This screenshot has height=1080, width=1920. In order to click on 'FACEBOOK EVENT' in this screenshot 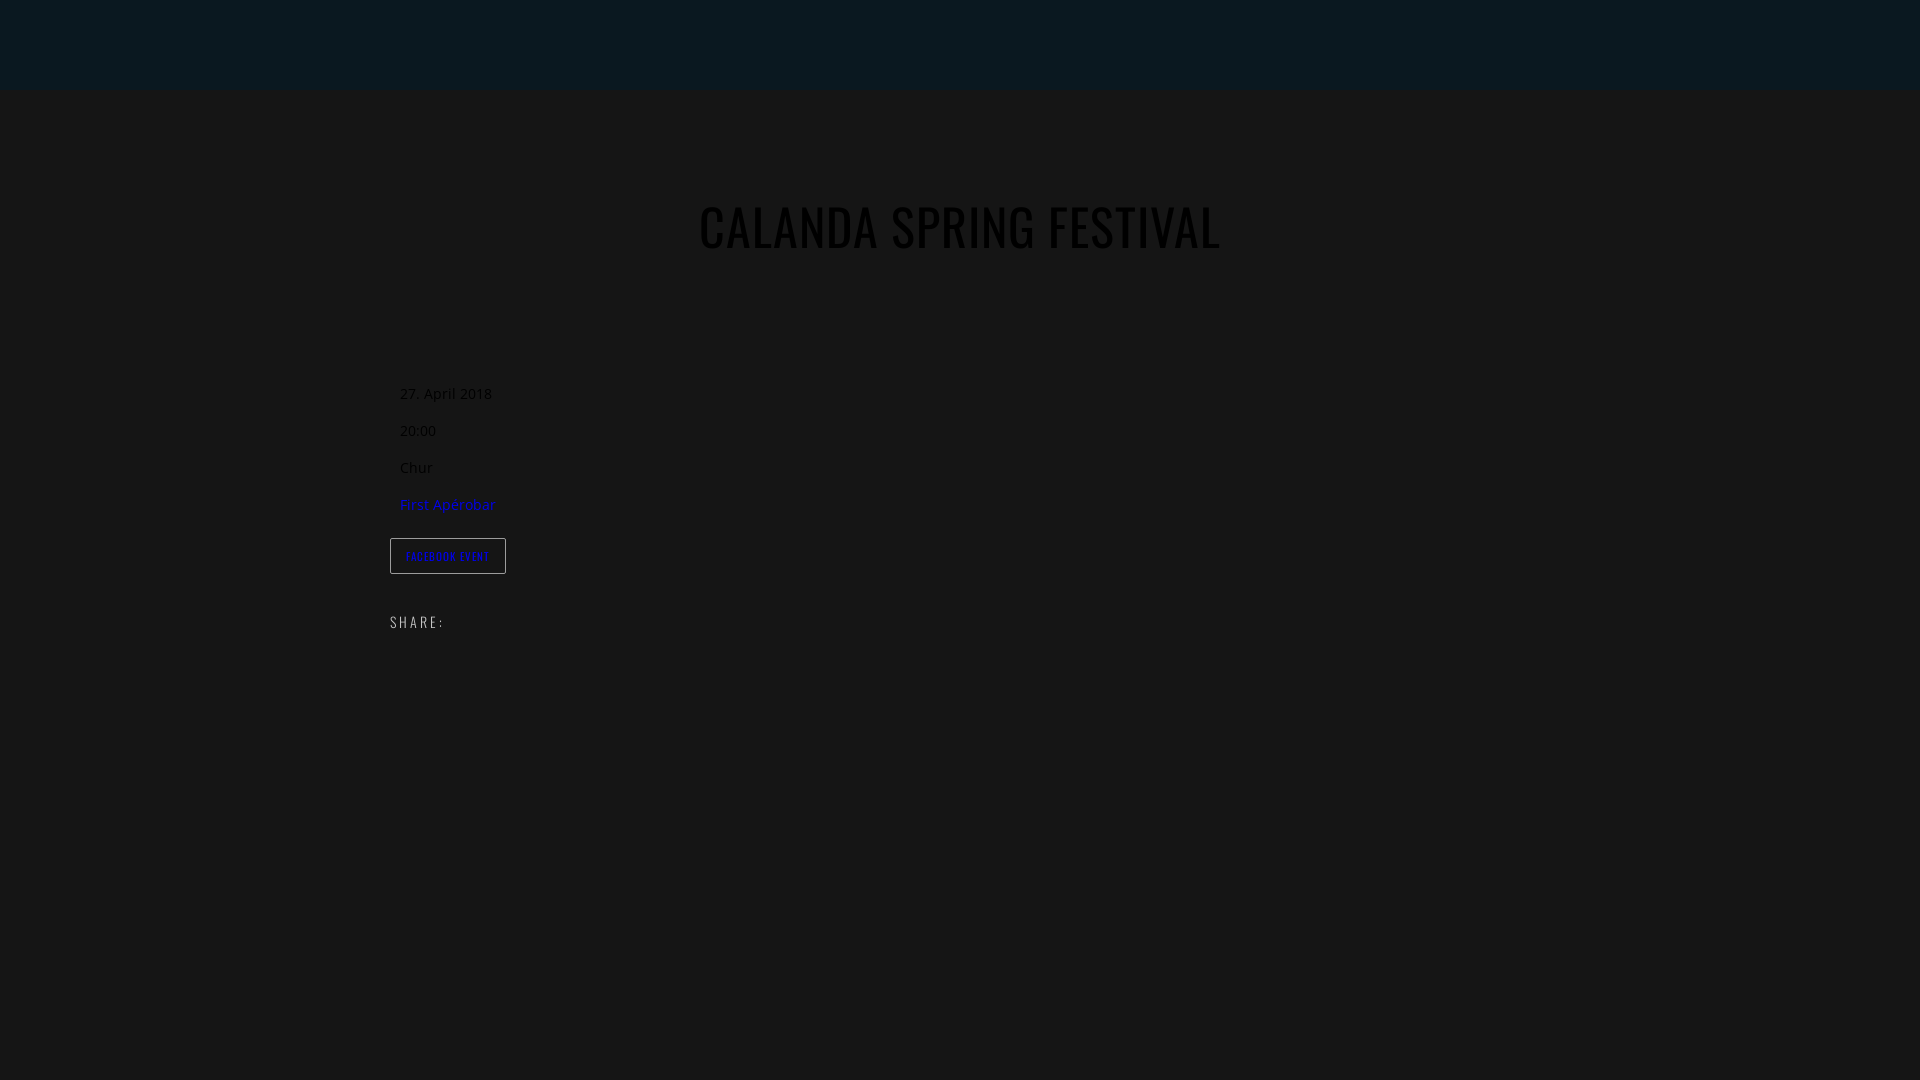, I will do `click(446, 555)`.